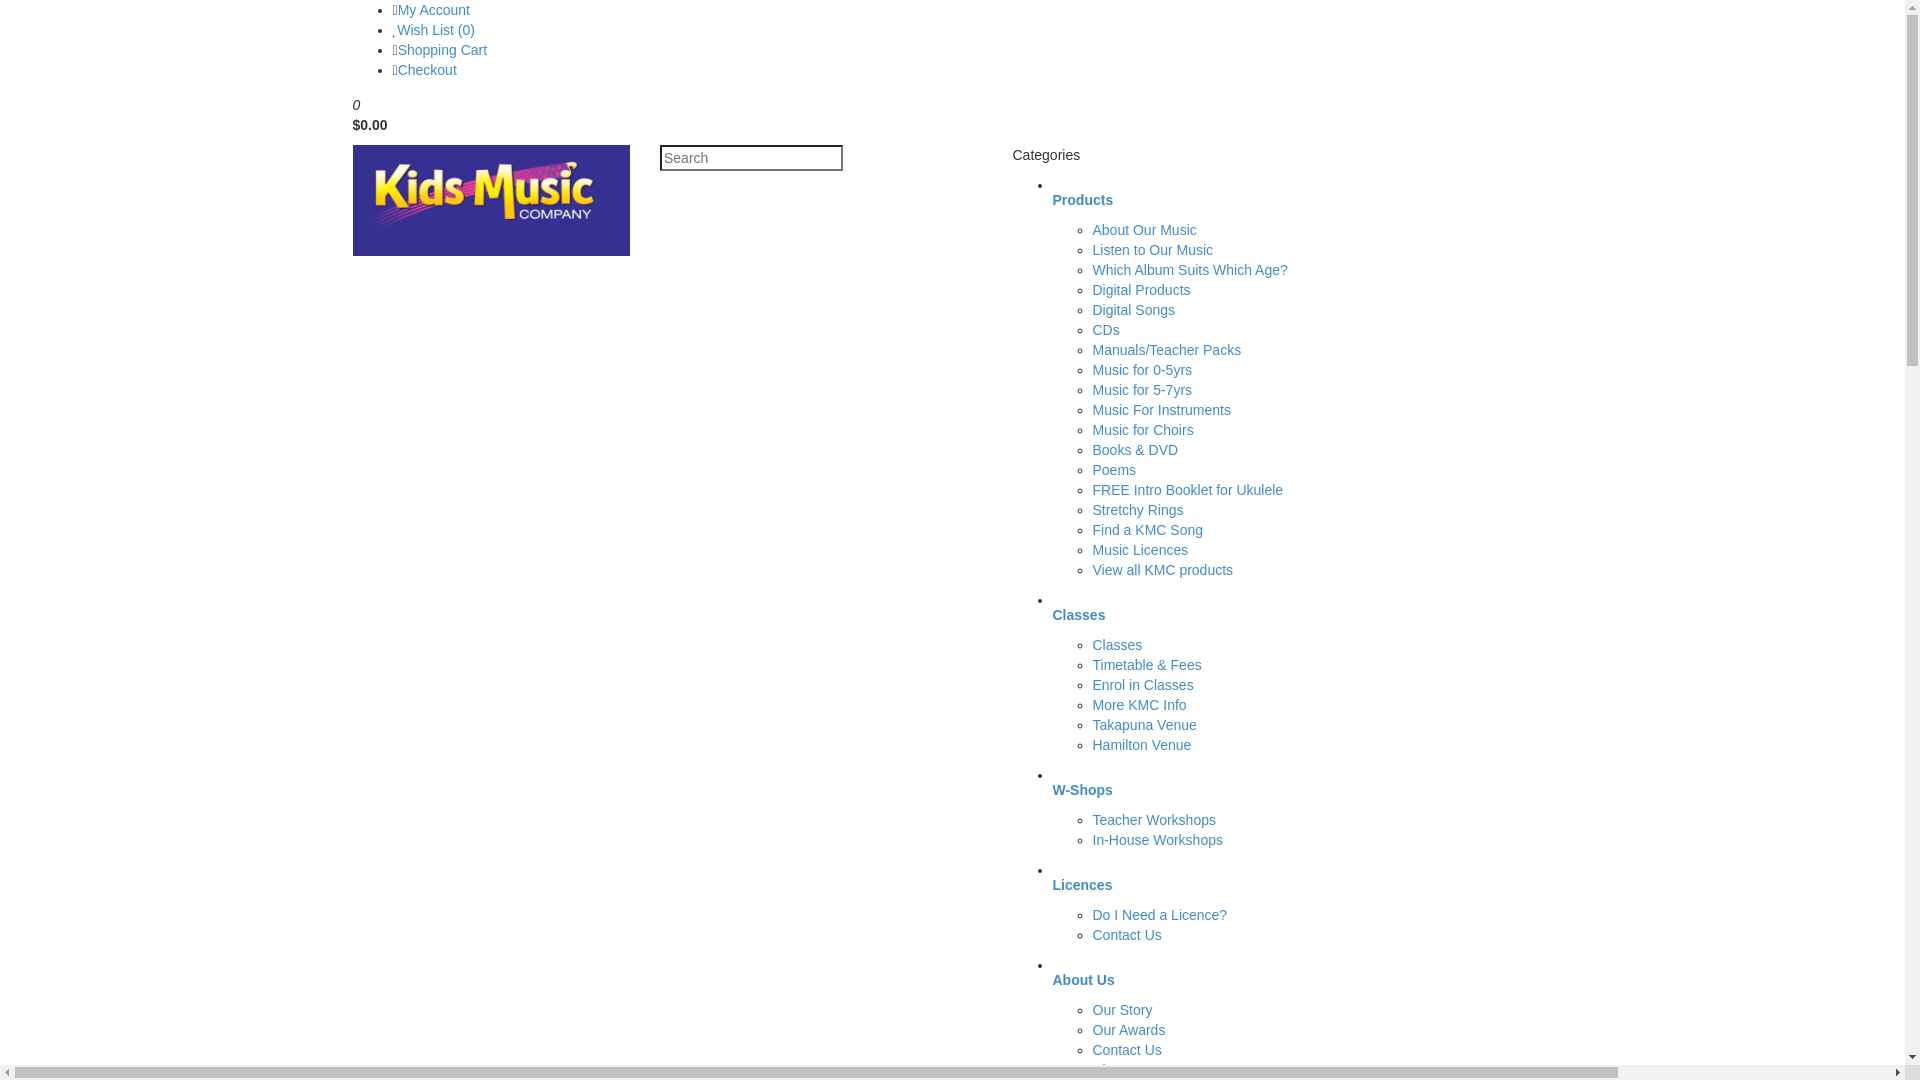 Image resolution: width=1920 pixels, height=1080 pixels. What do you see at coordinates (1090, 450) in the screenshot?
I see `'Books & DVD'` at bounding box center [1090, 450].